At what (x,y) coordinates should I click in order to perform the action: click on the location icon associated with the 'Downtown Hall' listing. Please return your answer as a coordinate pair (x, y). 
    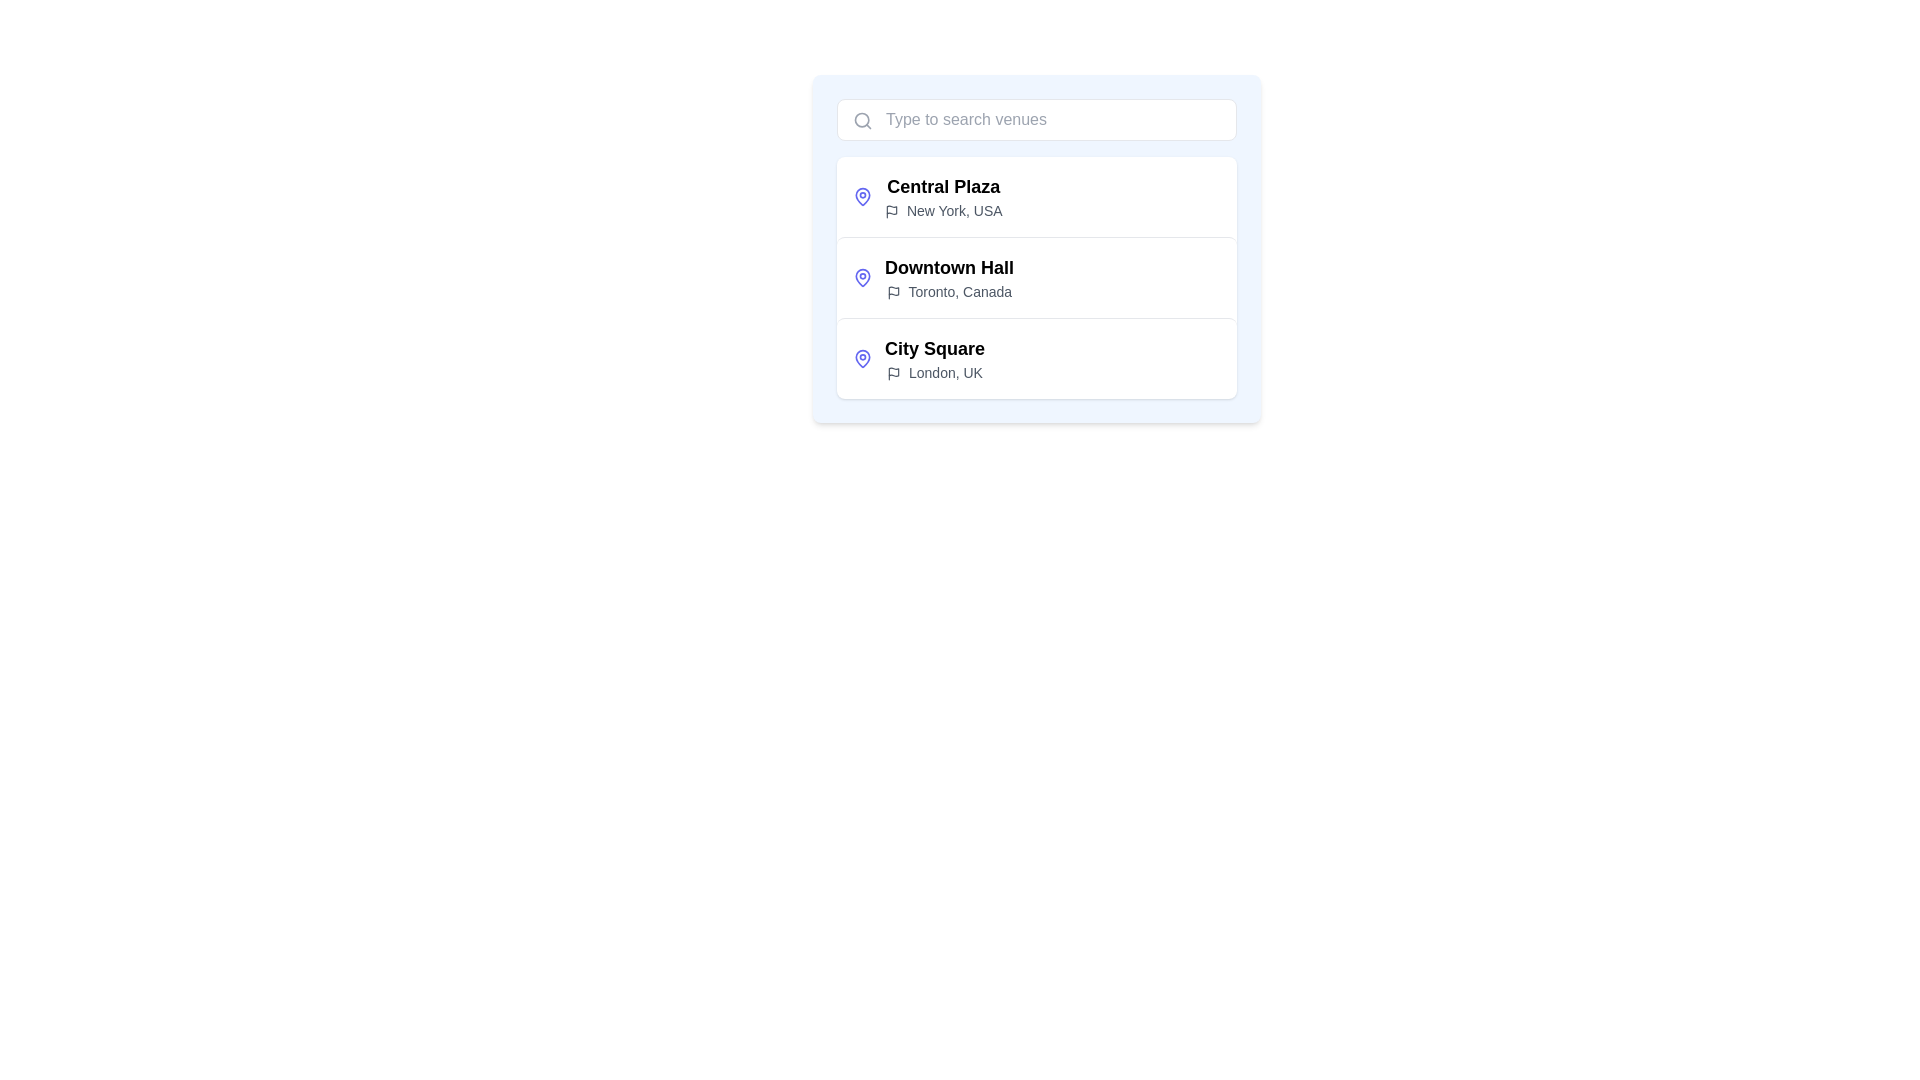
    Looking at the image, I should click on (863, 277).